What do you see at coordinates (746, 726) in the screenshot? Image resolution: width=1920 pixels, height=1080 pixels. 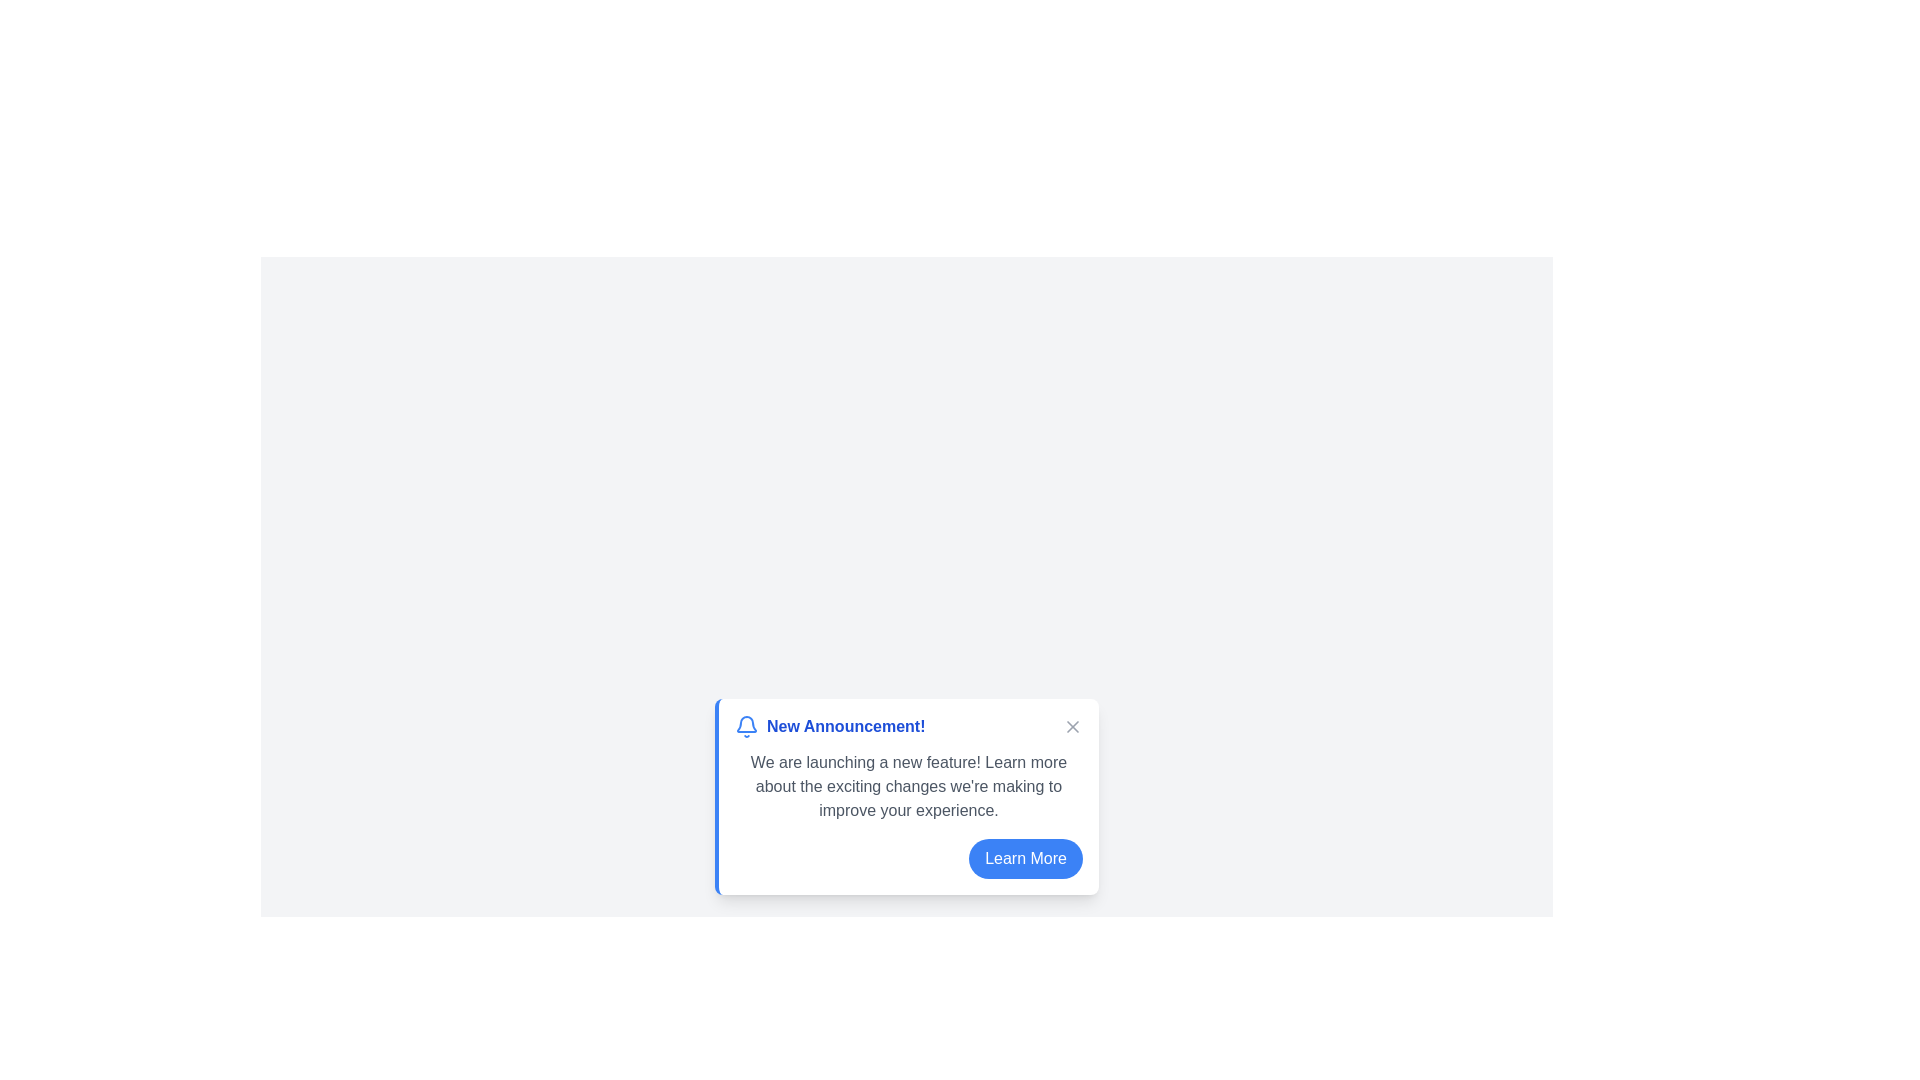 I see `the notification bell icon to interact with it` at bounding box center [746, 726].